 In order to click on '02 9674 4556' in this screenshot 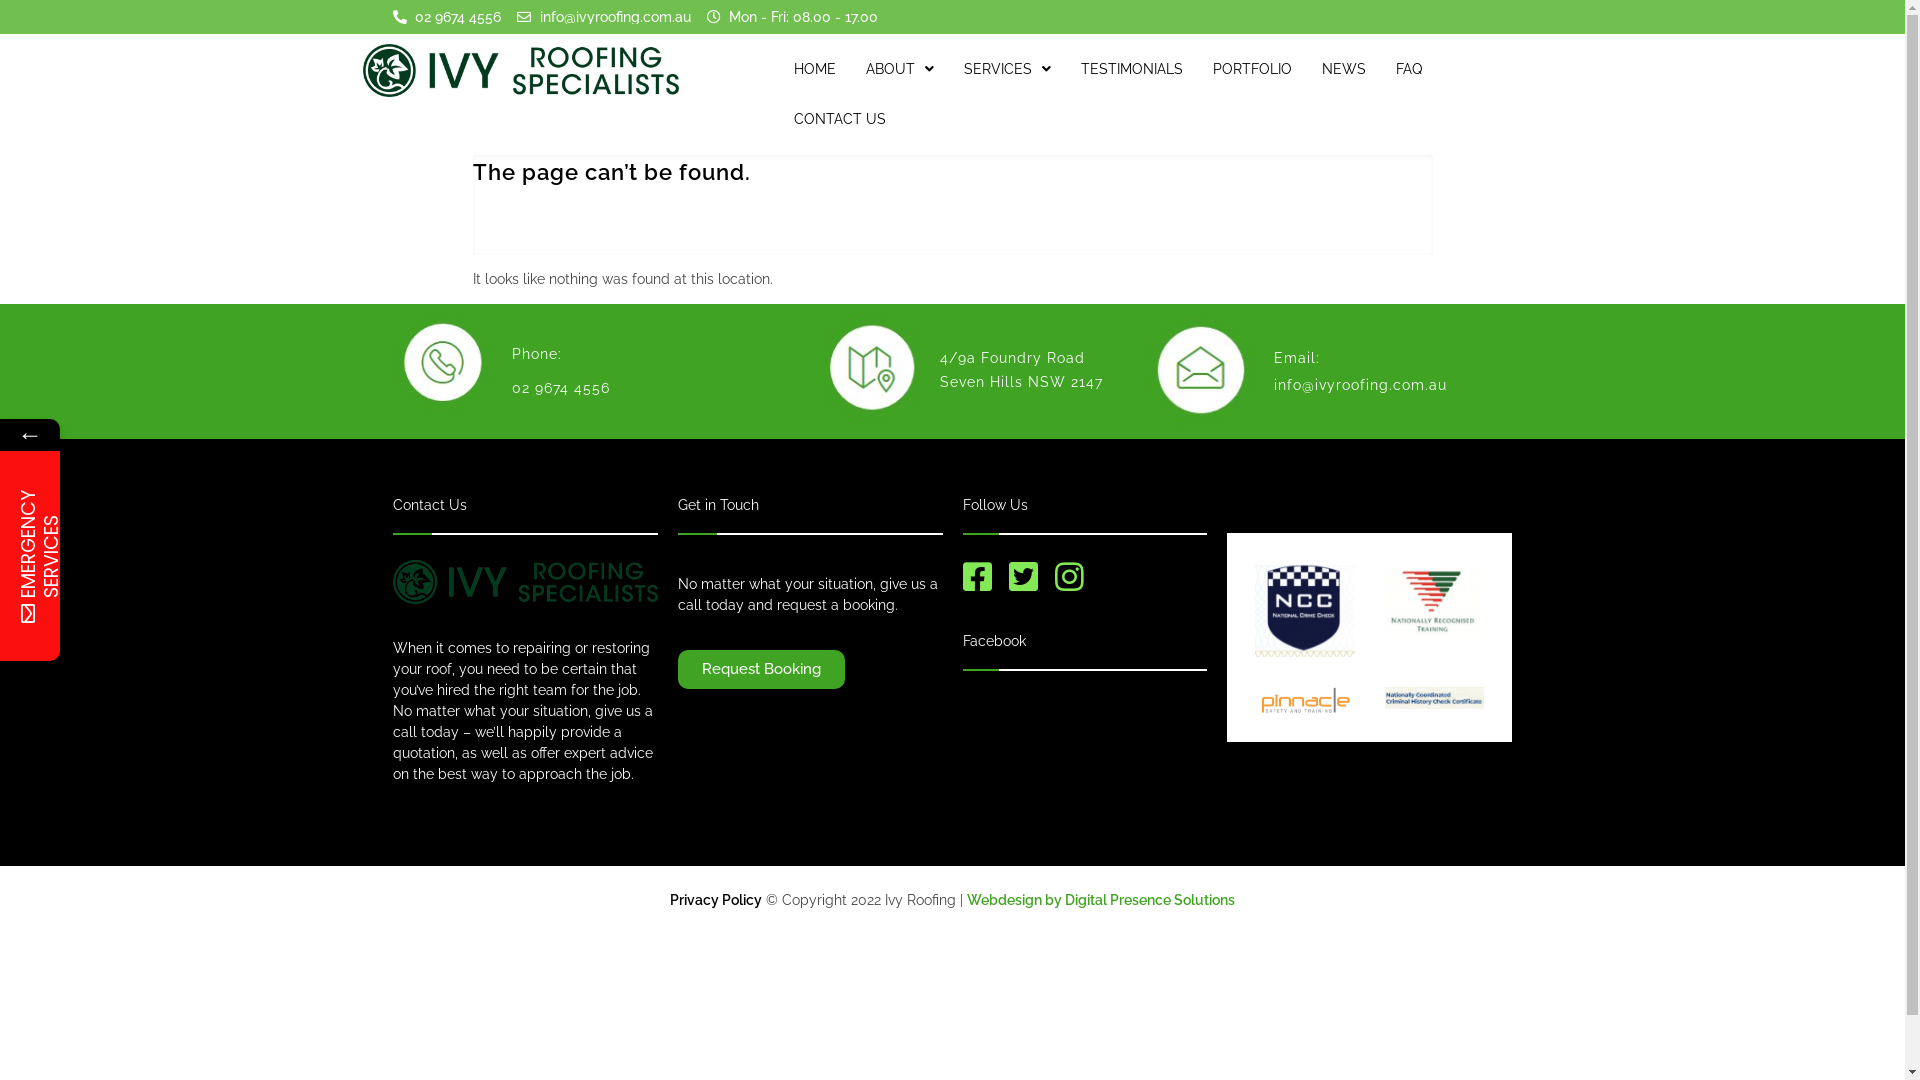, I will do `click(445, 16)`.